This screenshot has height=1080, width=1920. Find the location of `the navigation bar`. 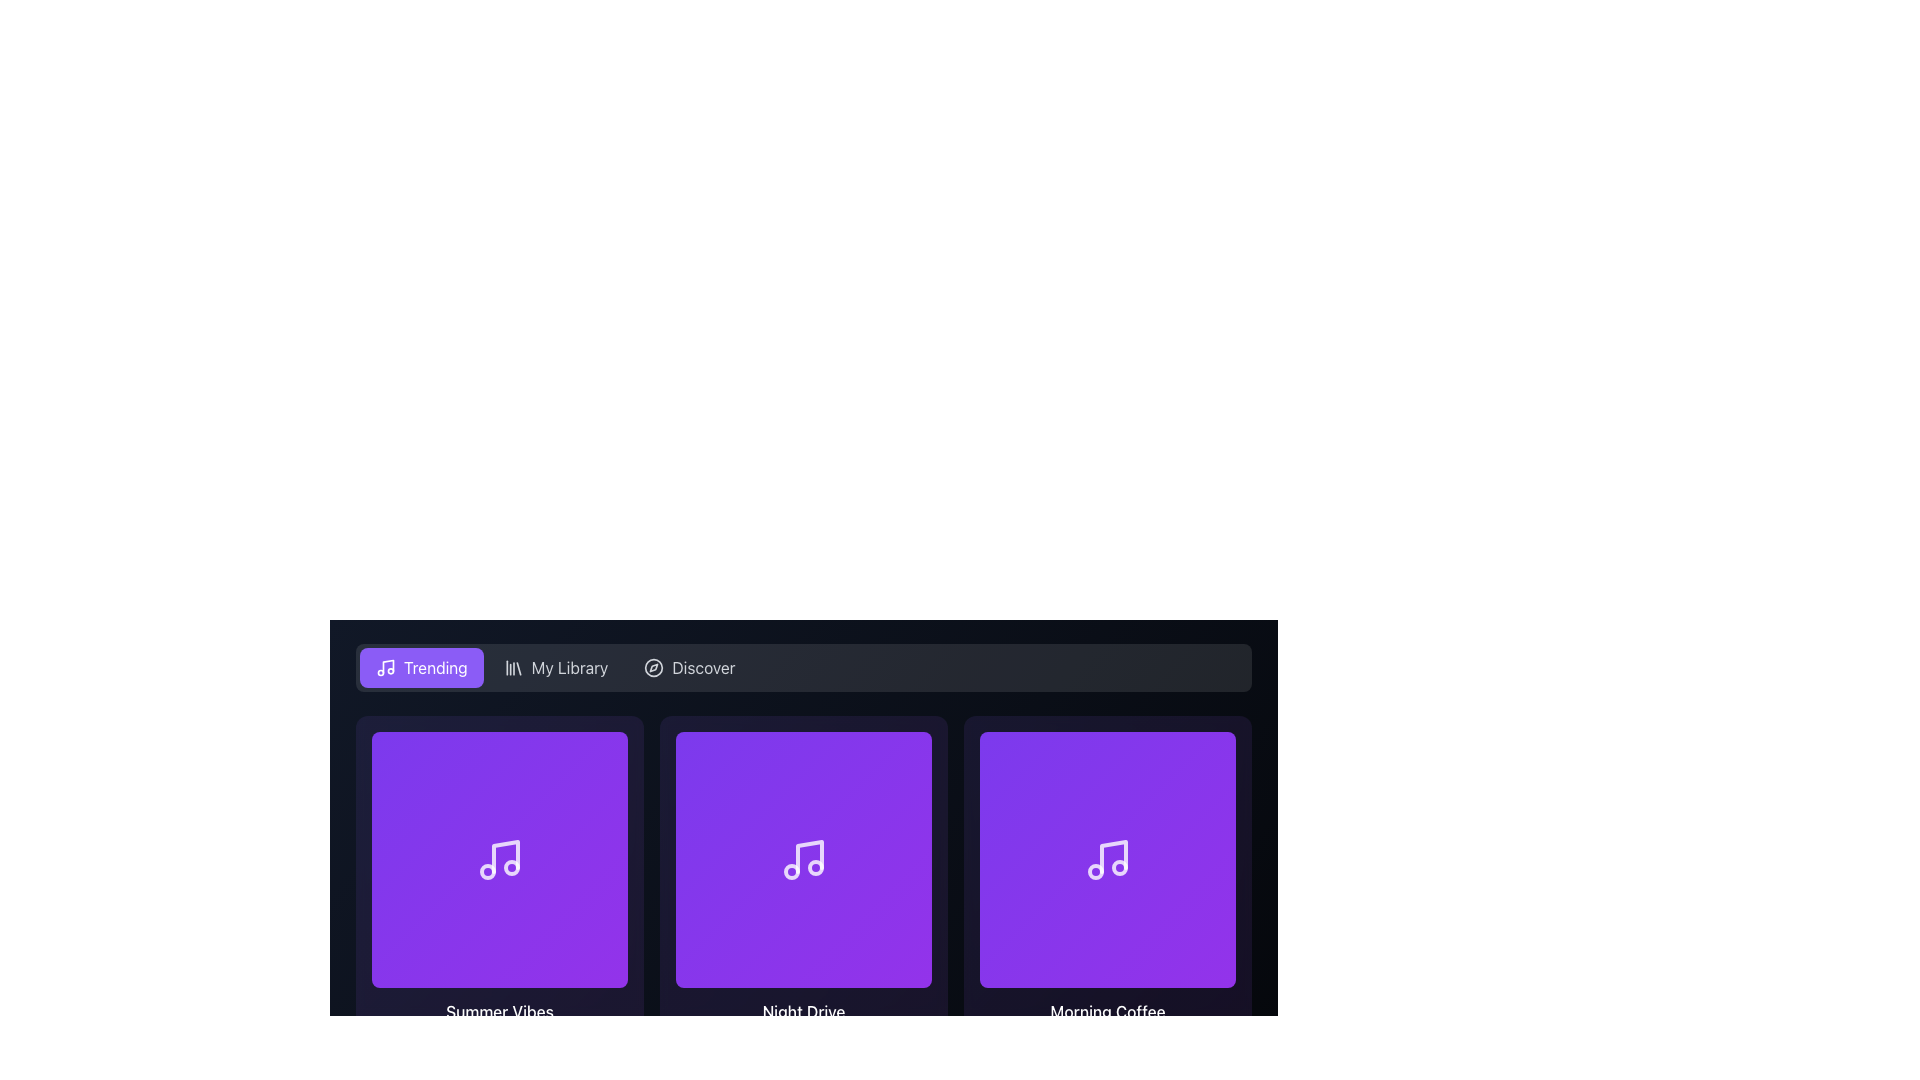

the navigation bar is located at coordinates (804, 667).